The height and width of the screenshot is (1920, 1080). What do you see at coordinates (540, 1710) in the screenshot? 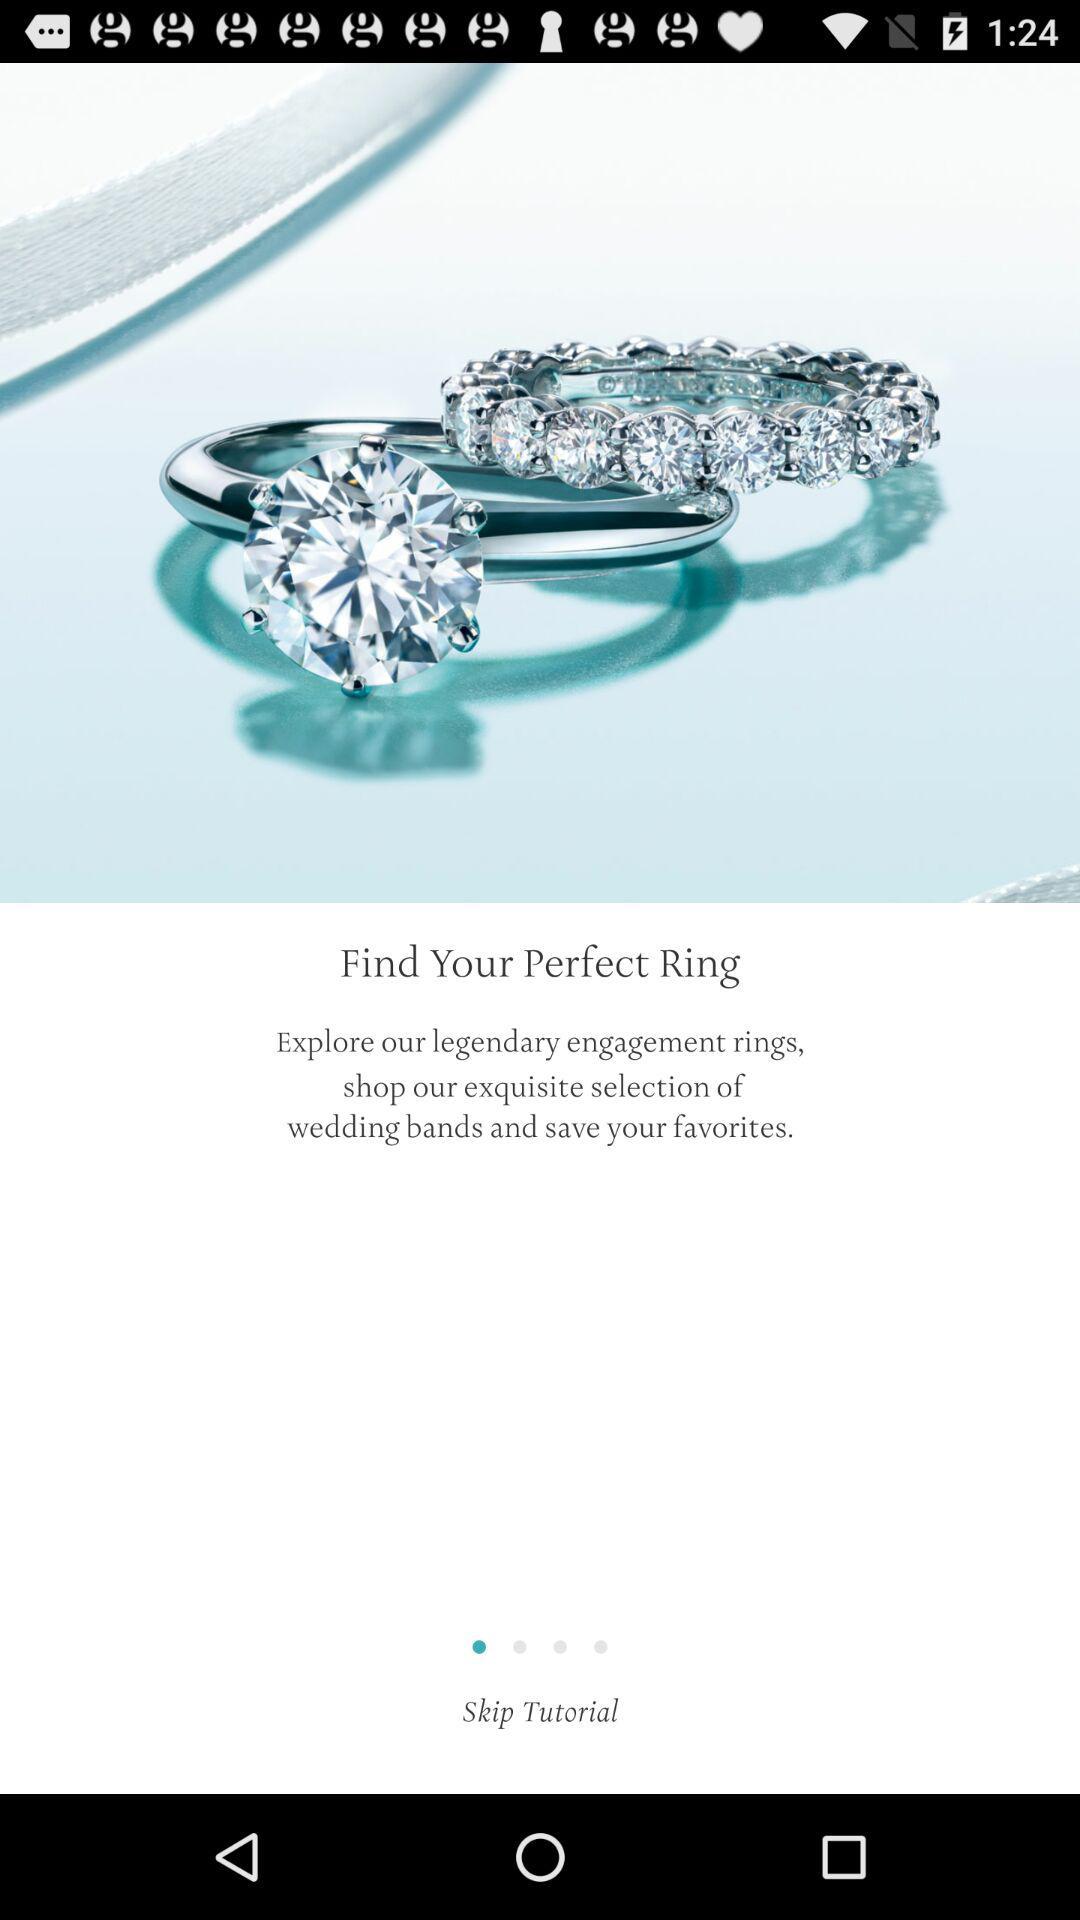
I see `skip tutorial item` at bounding box center [540, 1710].